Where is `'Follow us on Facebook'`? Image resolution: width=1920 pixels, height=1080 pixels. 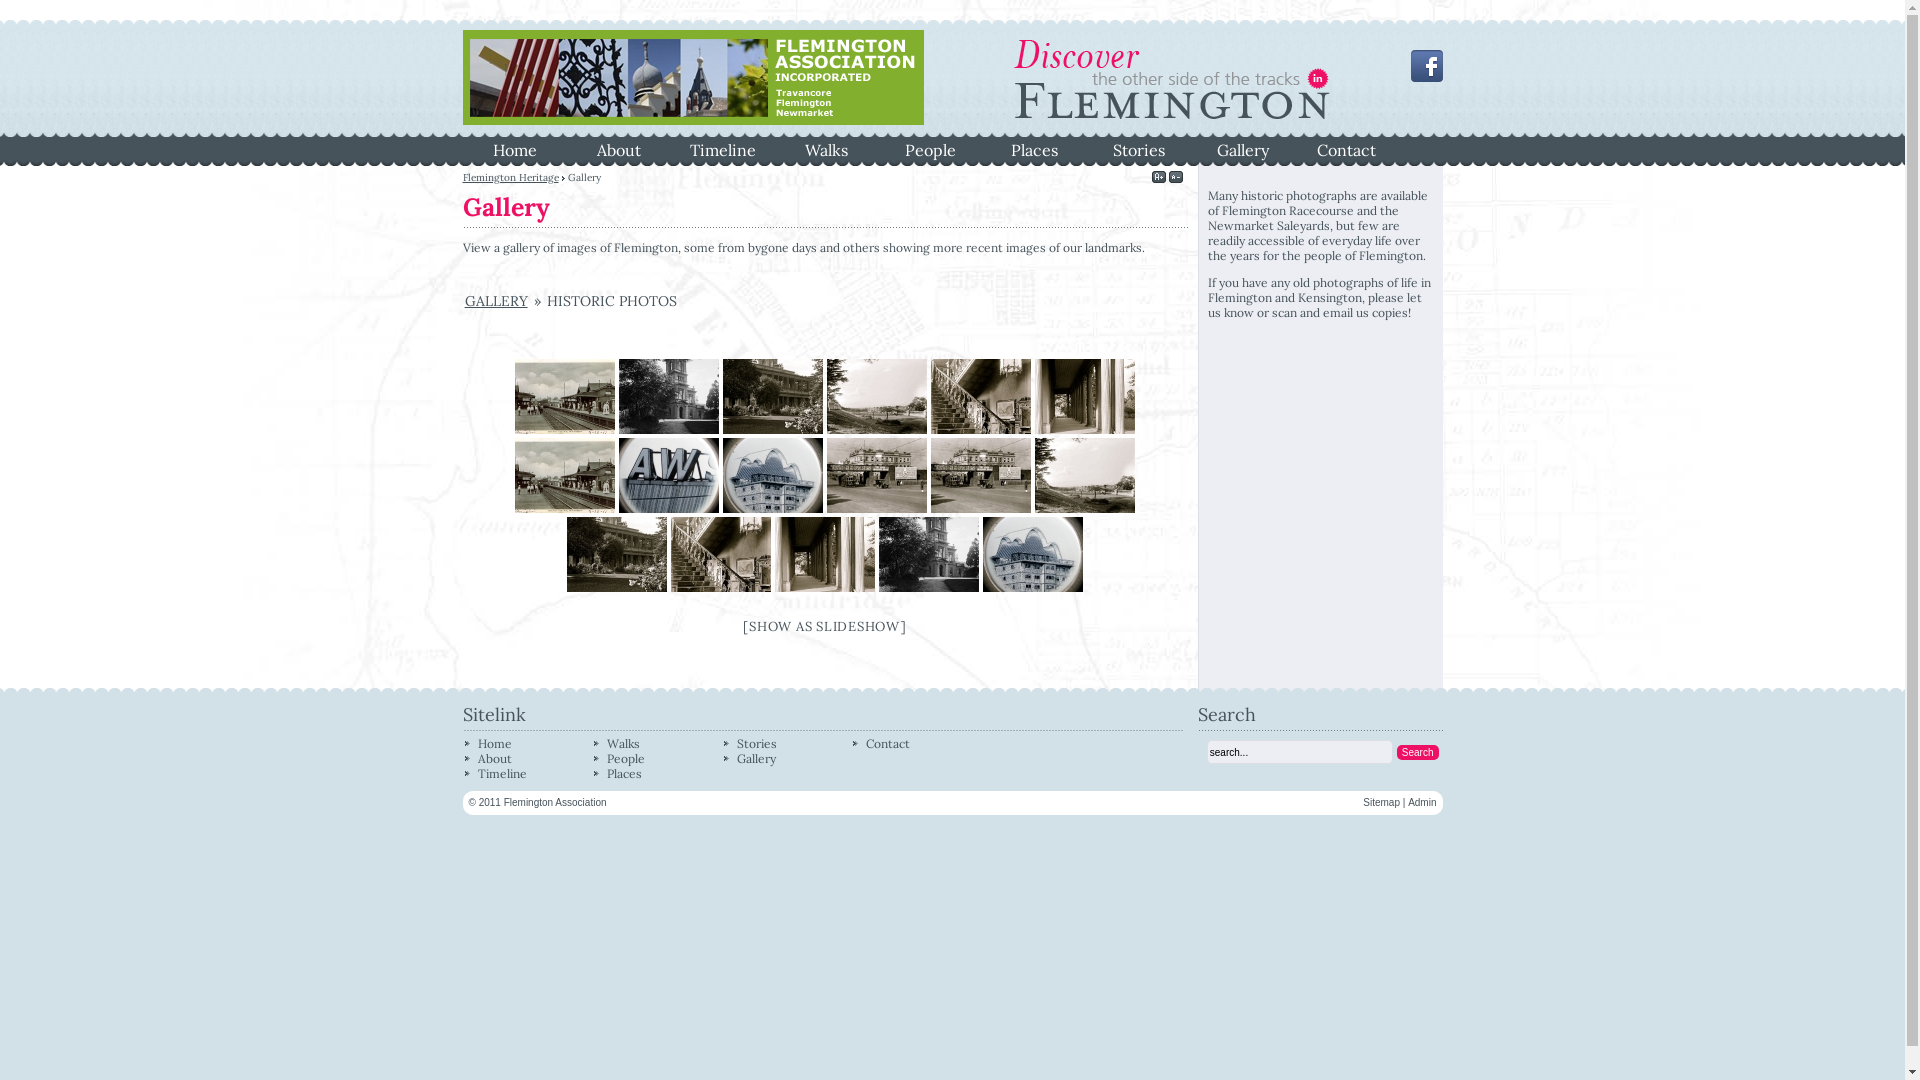
'Follow us on Facebook' is located at coordinates (1424, 76).